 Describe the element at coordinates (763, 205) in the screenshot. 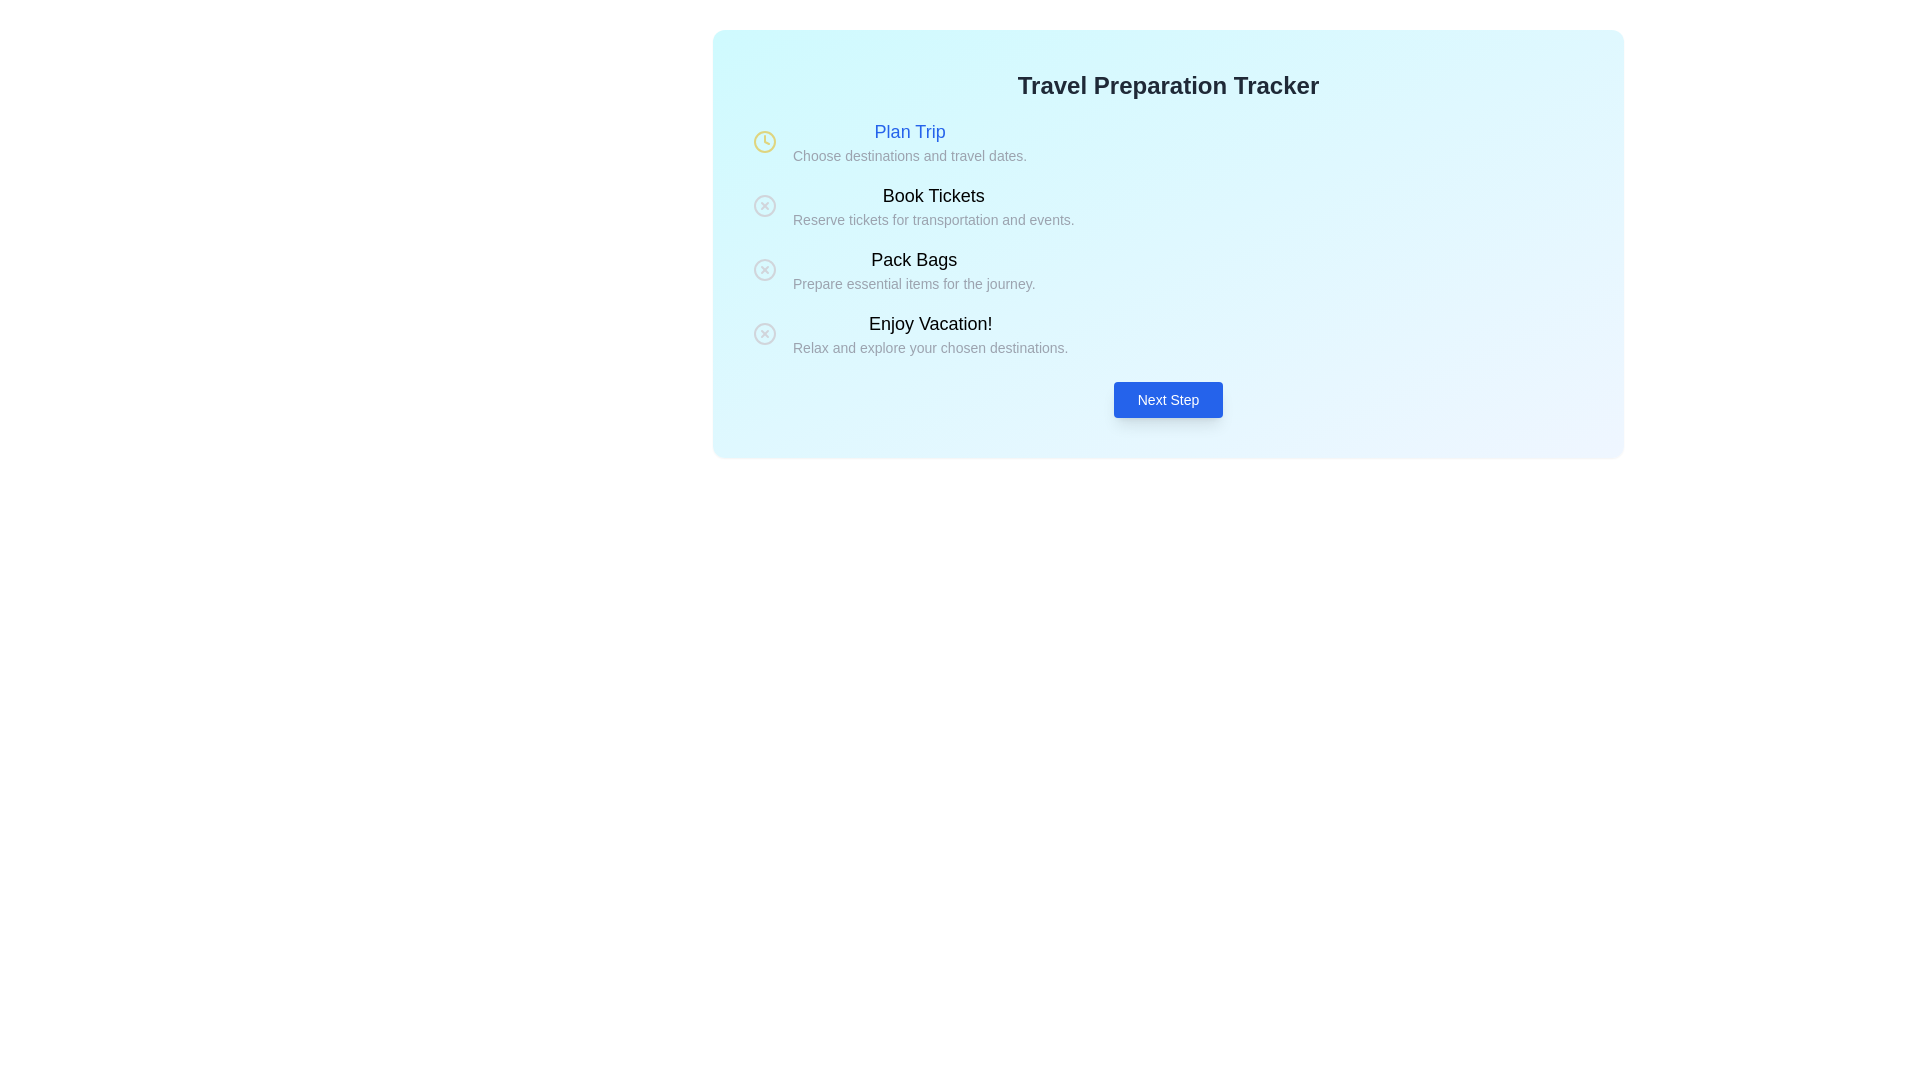

I see `the second Decorative indicator icon, which is a circular icon with a gray cross mark in the center, located to the left of the 'Book Tickets' text` at that location.